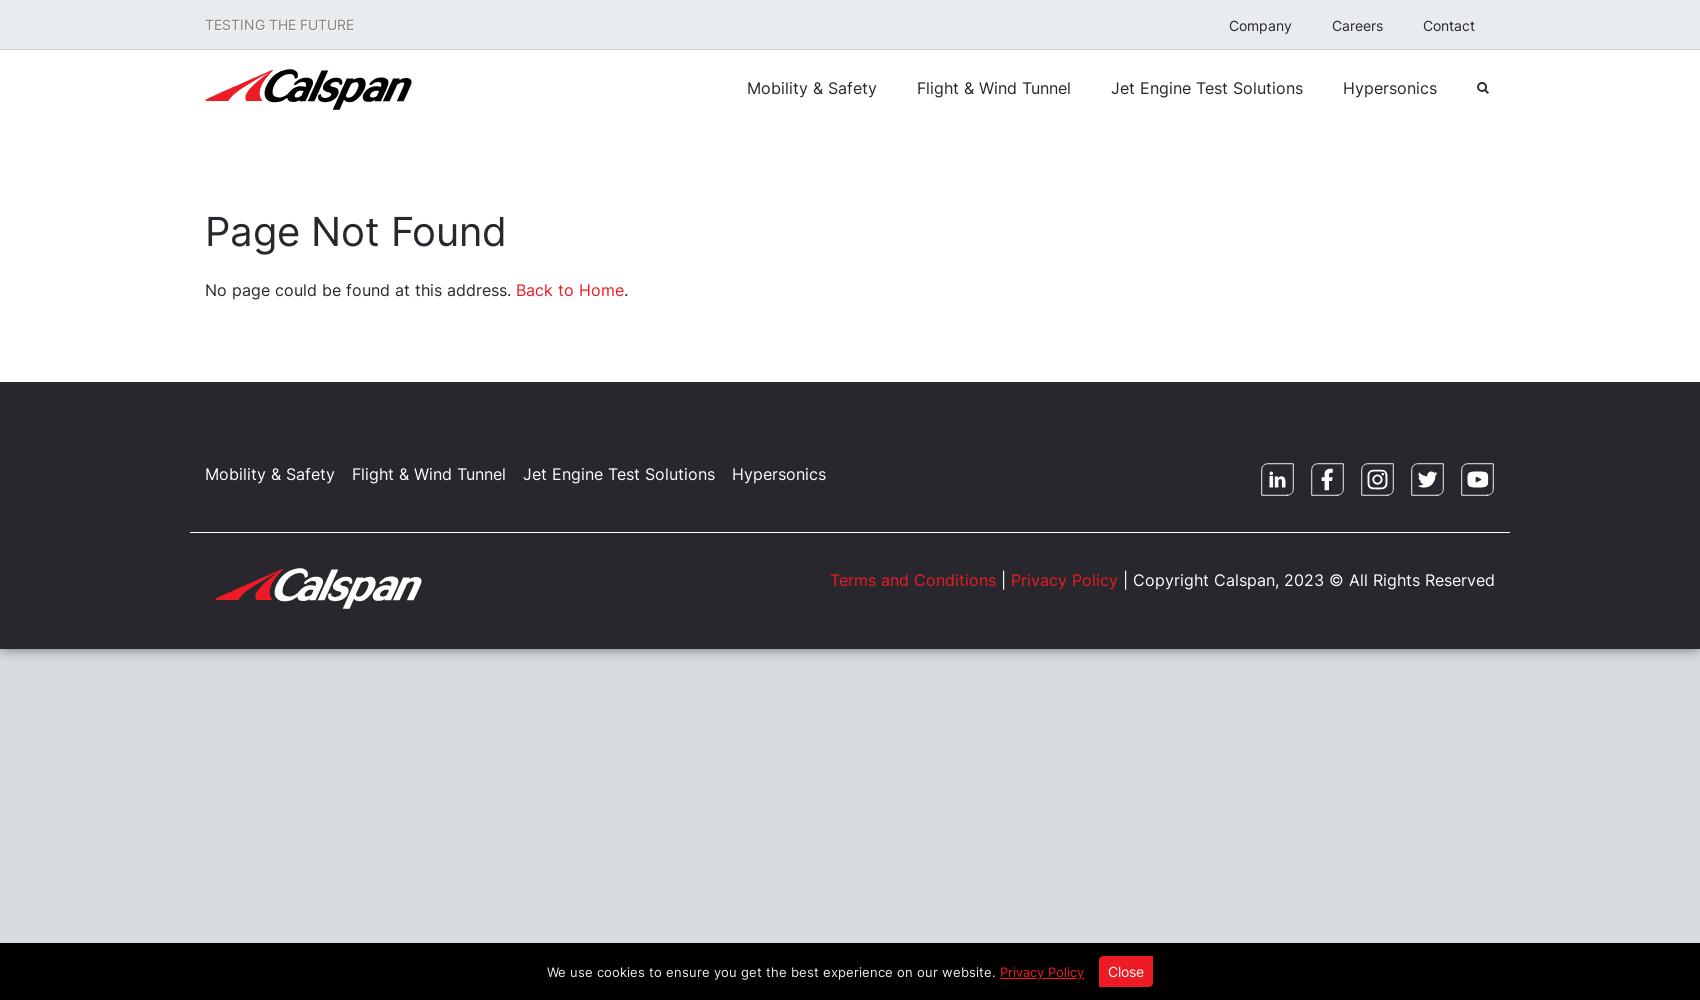 This screenshot has height=1000, width=1700. I want to click on 'We use cookies to ensure you get the best experience on our website.', so click(546, 971).